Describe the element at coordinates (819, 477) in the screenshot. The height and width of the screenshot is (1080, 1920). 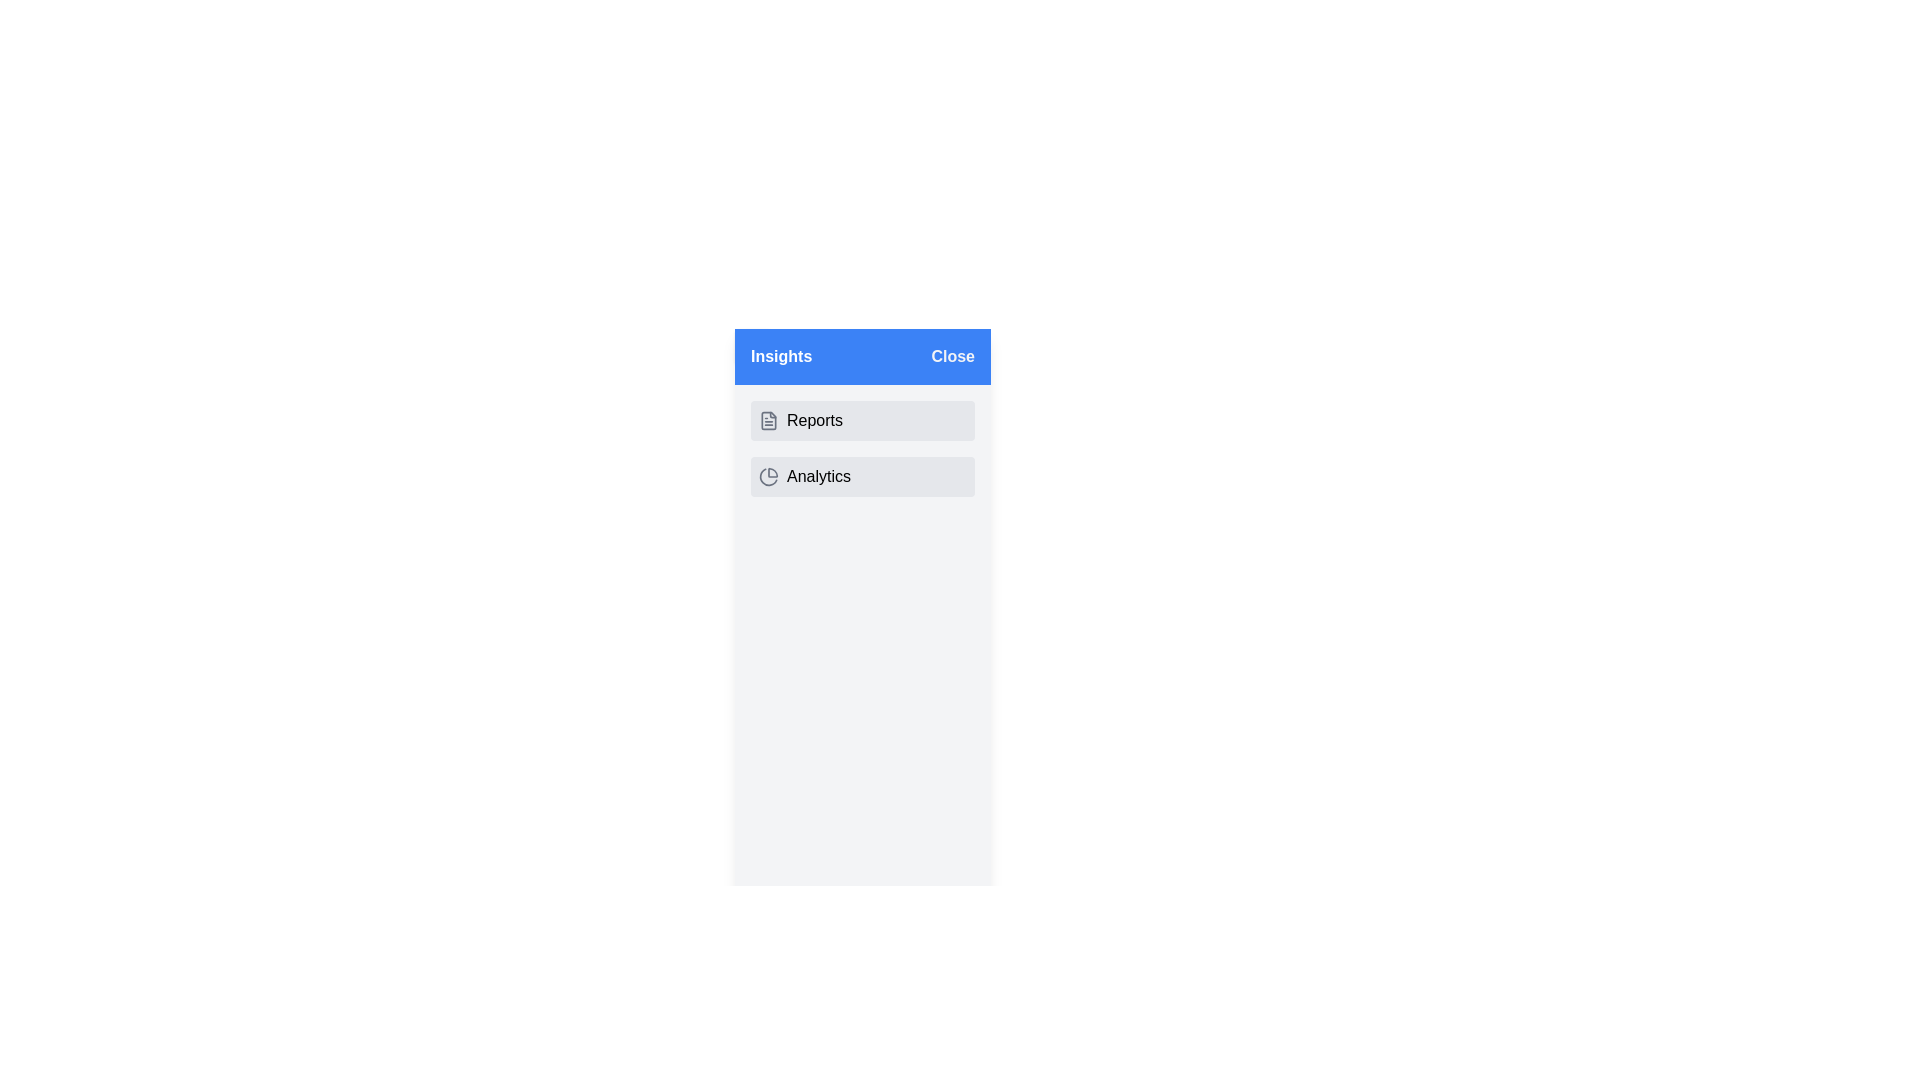
I see `the text label in the vertical menu list that directs to analytics-related functionalities, located beside an icon and below the 'Reports' item` at that location.